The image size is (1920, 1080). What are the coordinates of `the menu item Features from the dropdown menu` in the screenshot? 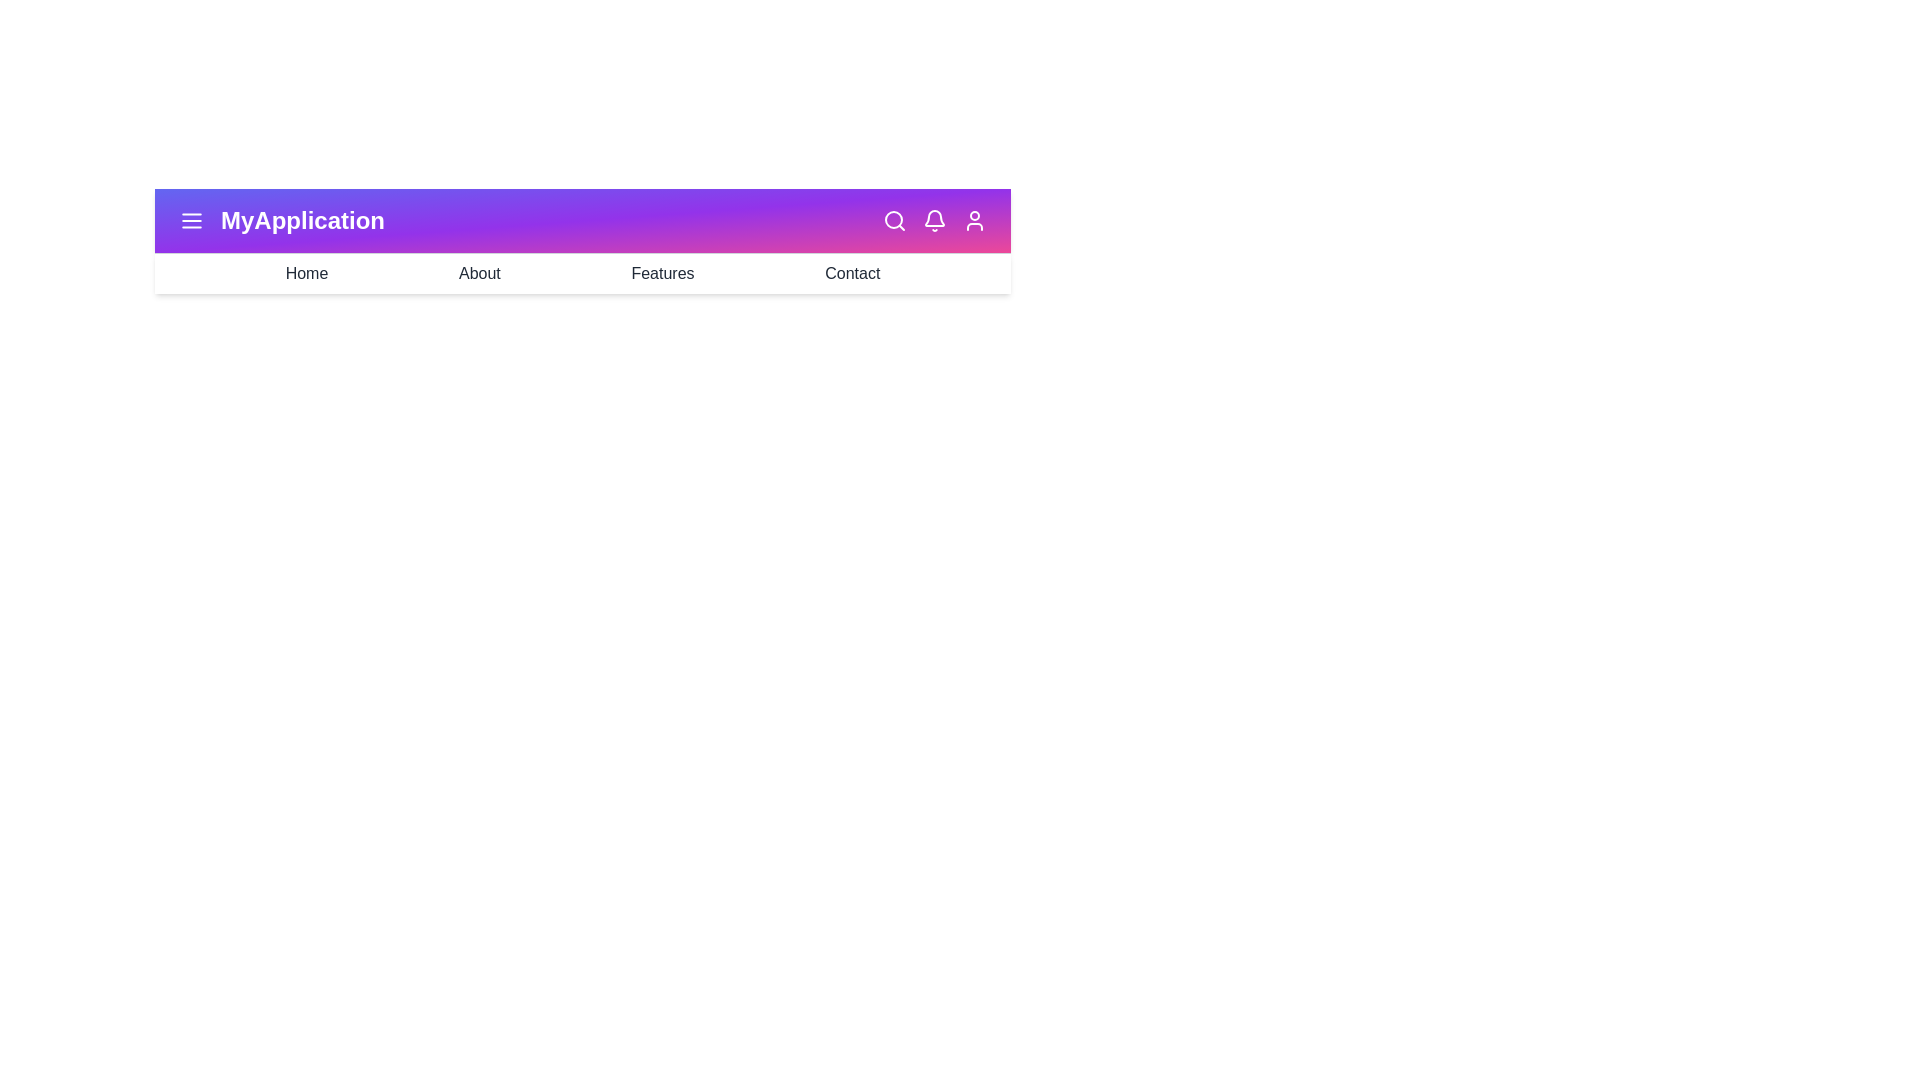 It's located at (662, 273).